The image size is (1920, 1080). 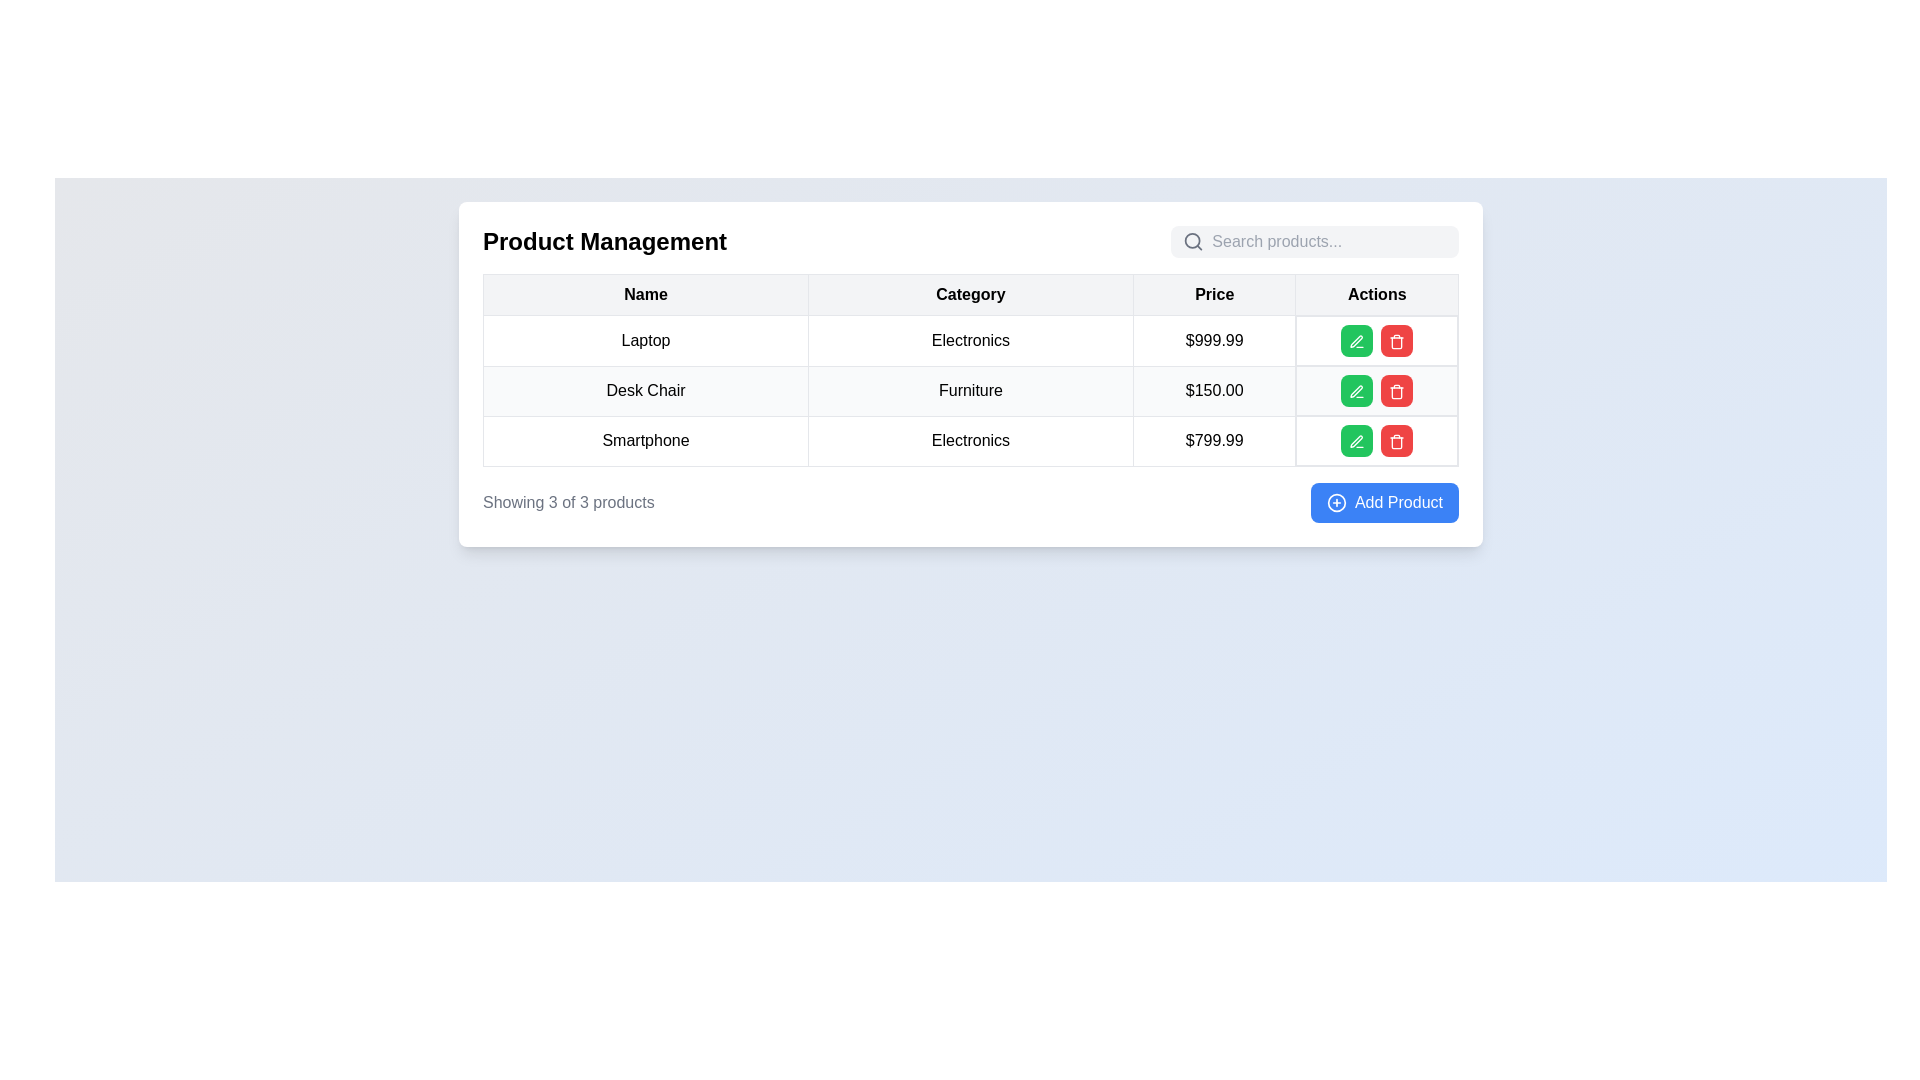 What do you see at coordinates (1376, 294) in the screenshot?
I see `the 'Actions' table column header, which is the fourth column header in a row of table headers, styled with a border and centered bold text on a light background` at bounding box center [1376, 294].